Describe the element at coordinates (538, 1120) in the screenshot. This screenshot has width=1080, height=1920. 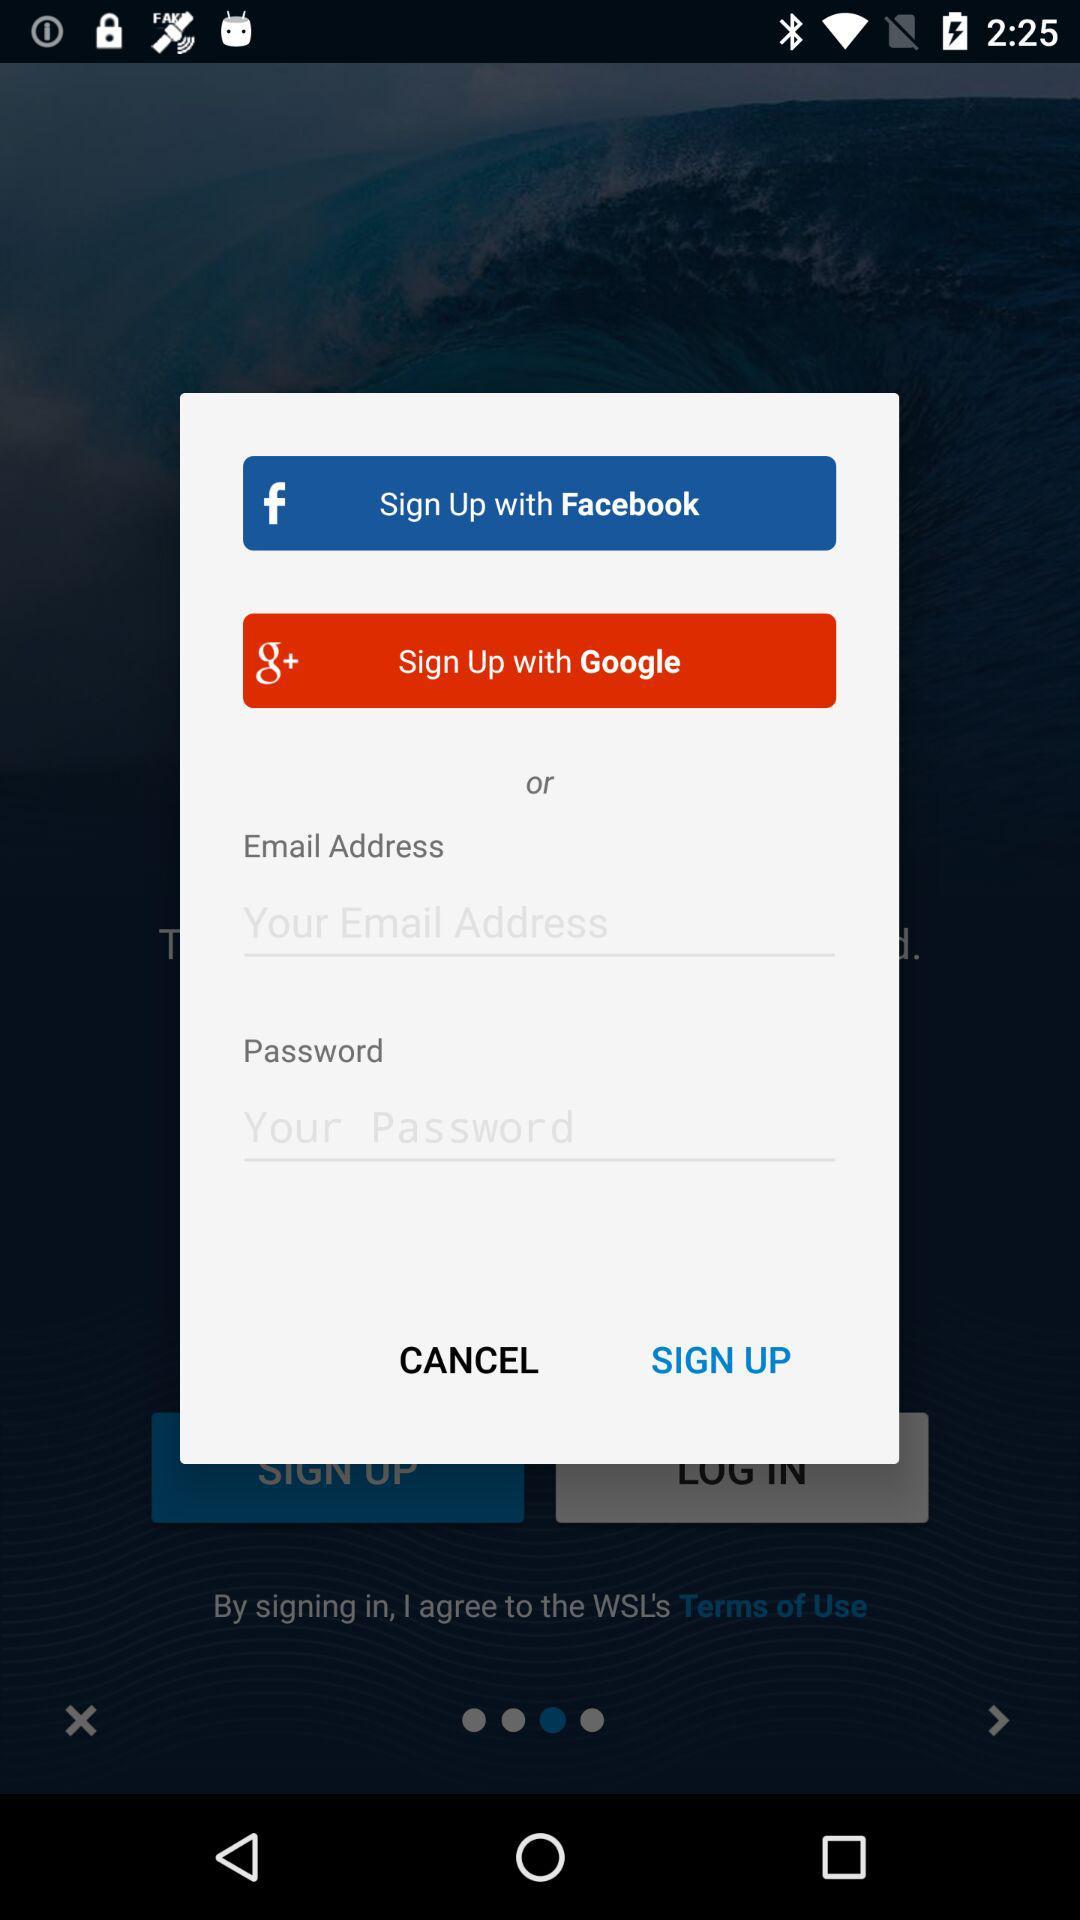
I see `type password` at that location.